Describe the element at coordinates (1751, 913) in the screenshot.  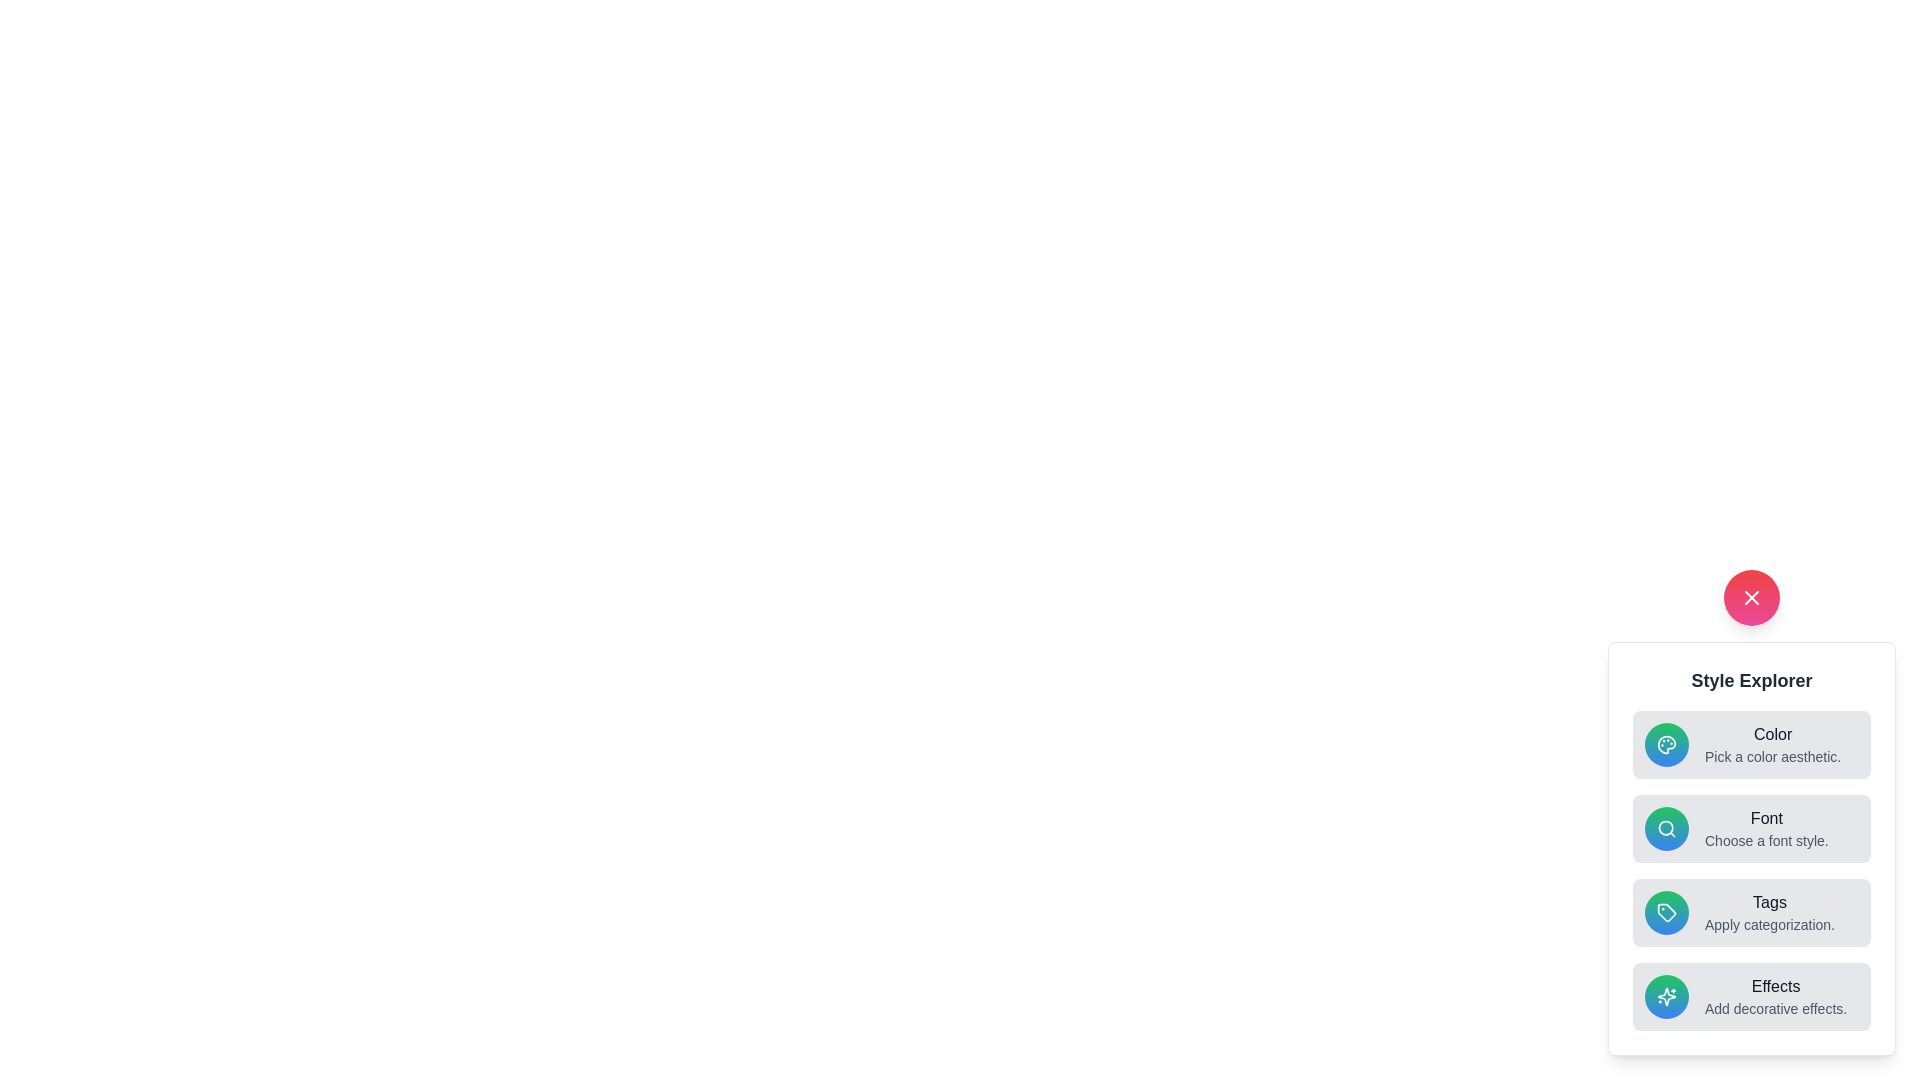
I see `the style option labeled Tags` at that location.